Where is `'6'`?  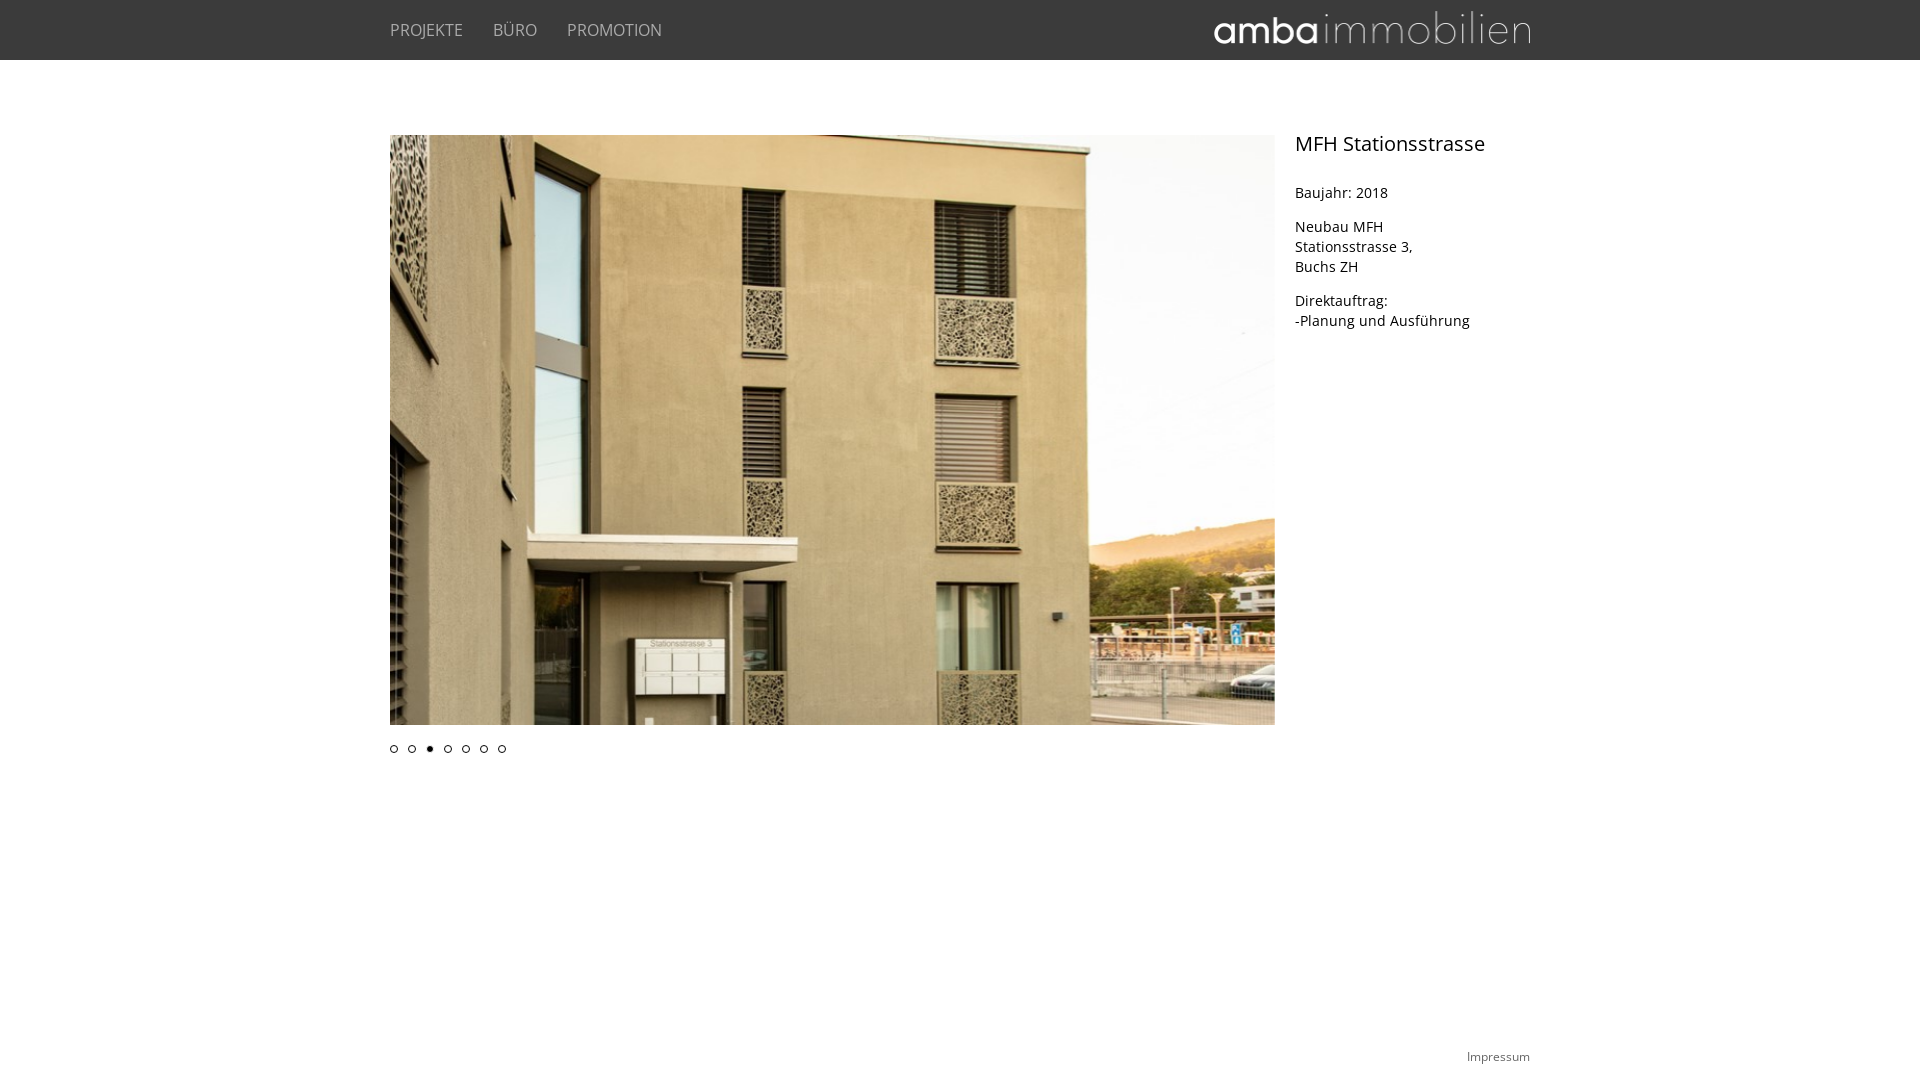
'6' is located at coordinates (480, 748).